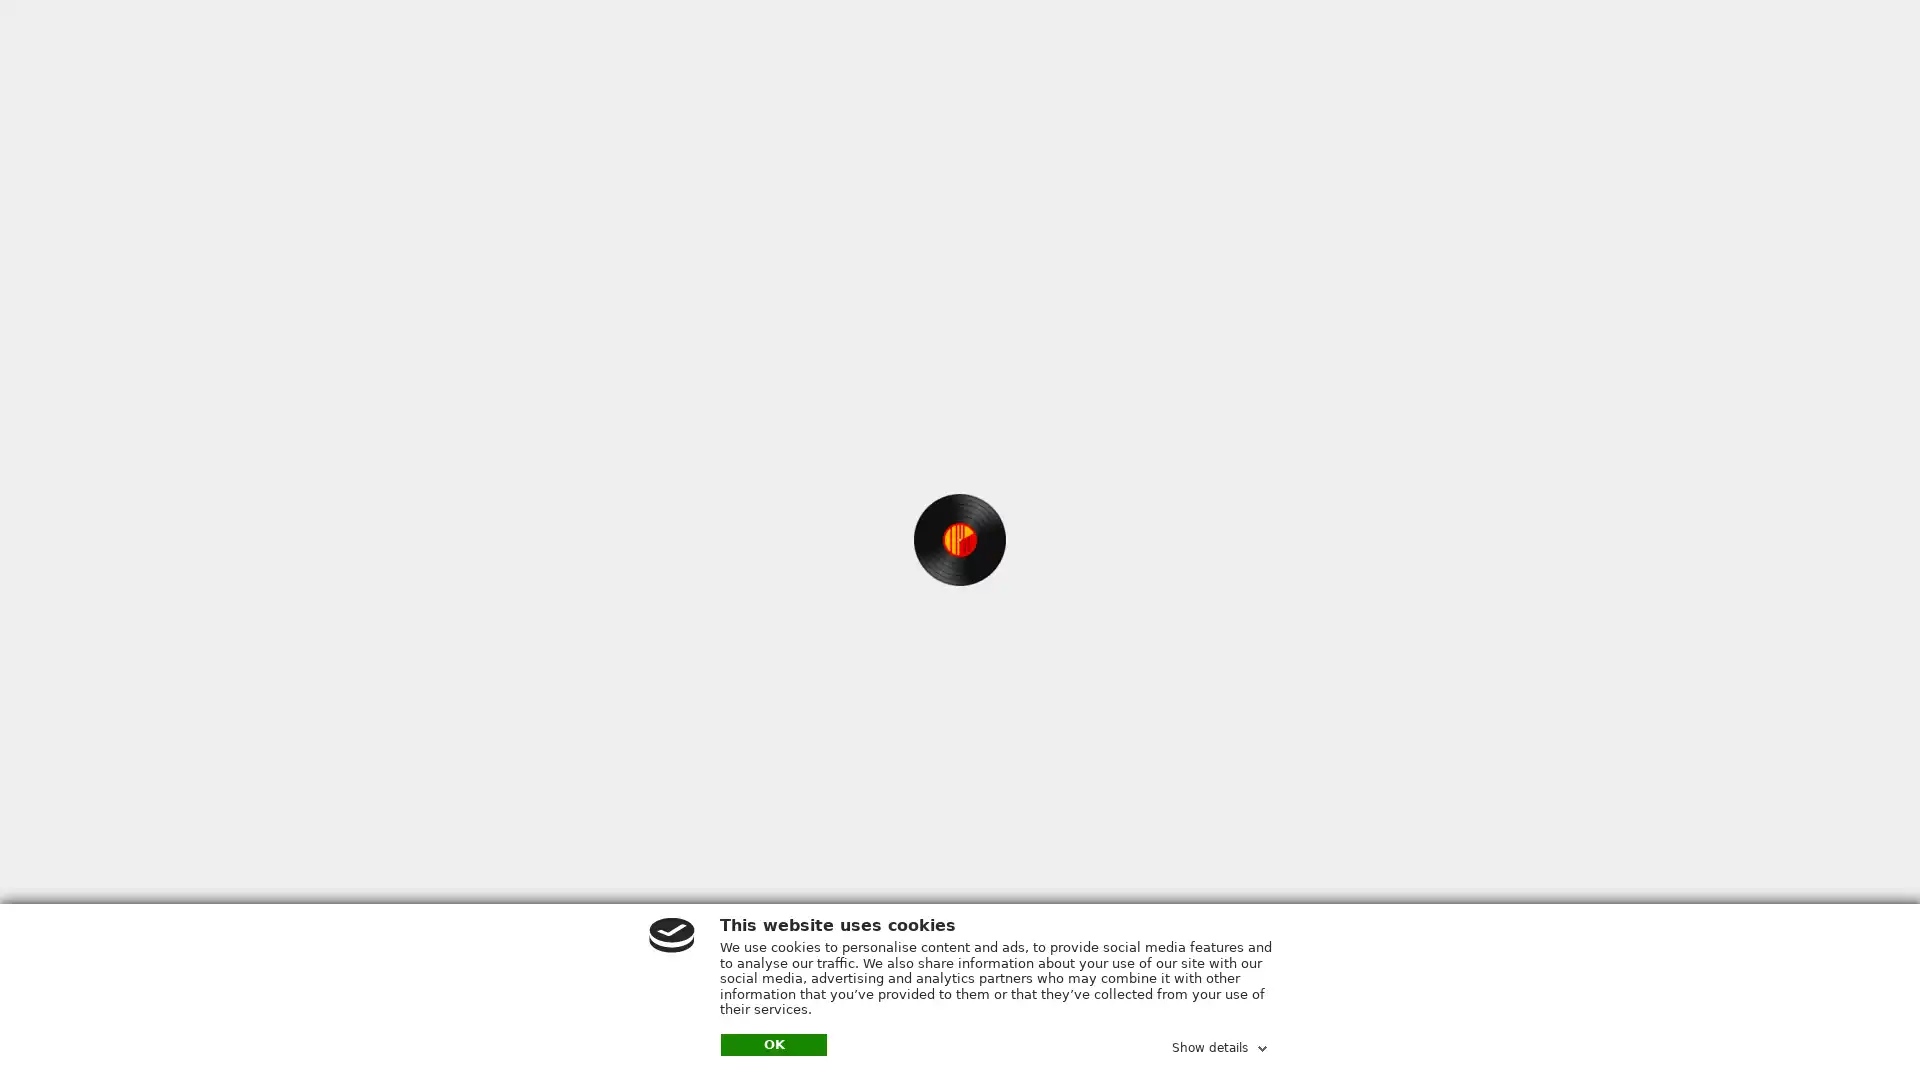 The width and height of the screenshot is (1920, 1080). Describe the element at coordinates (813, 39) in the screenshot. I see `All Products` at that location.